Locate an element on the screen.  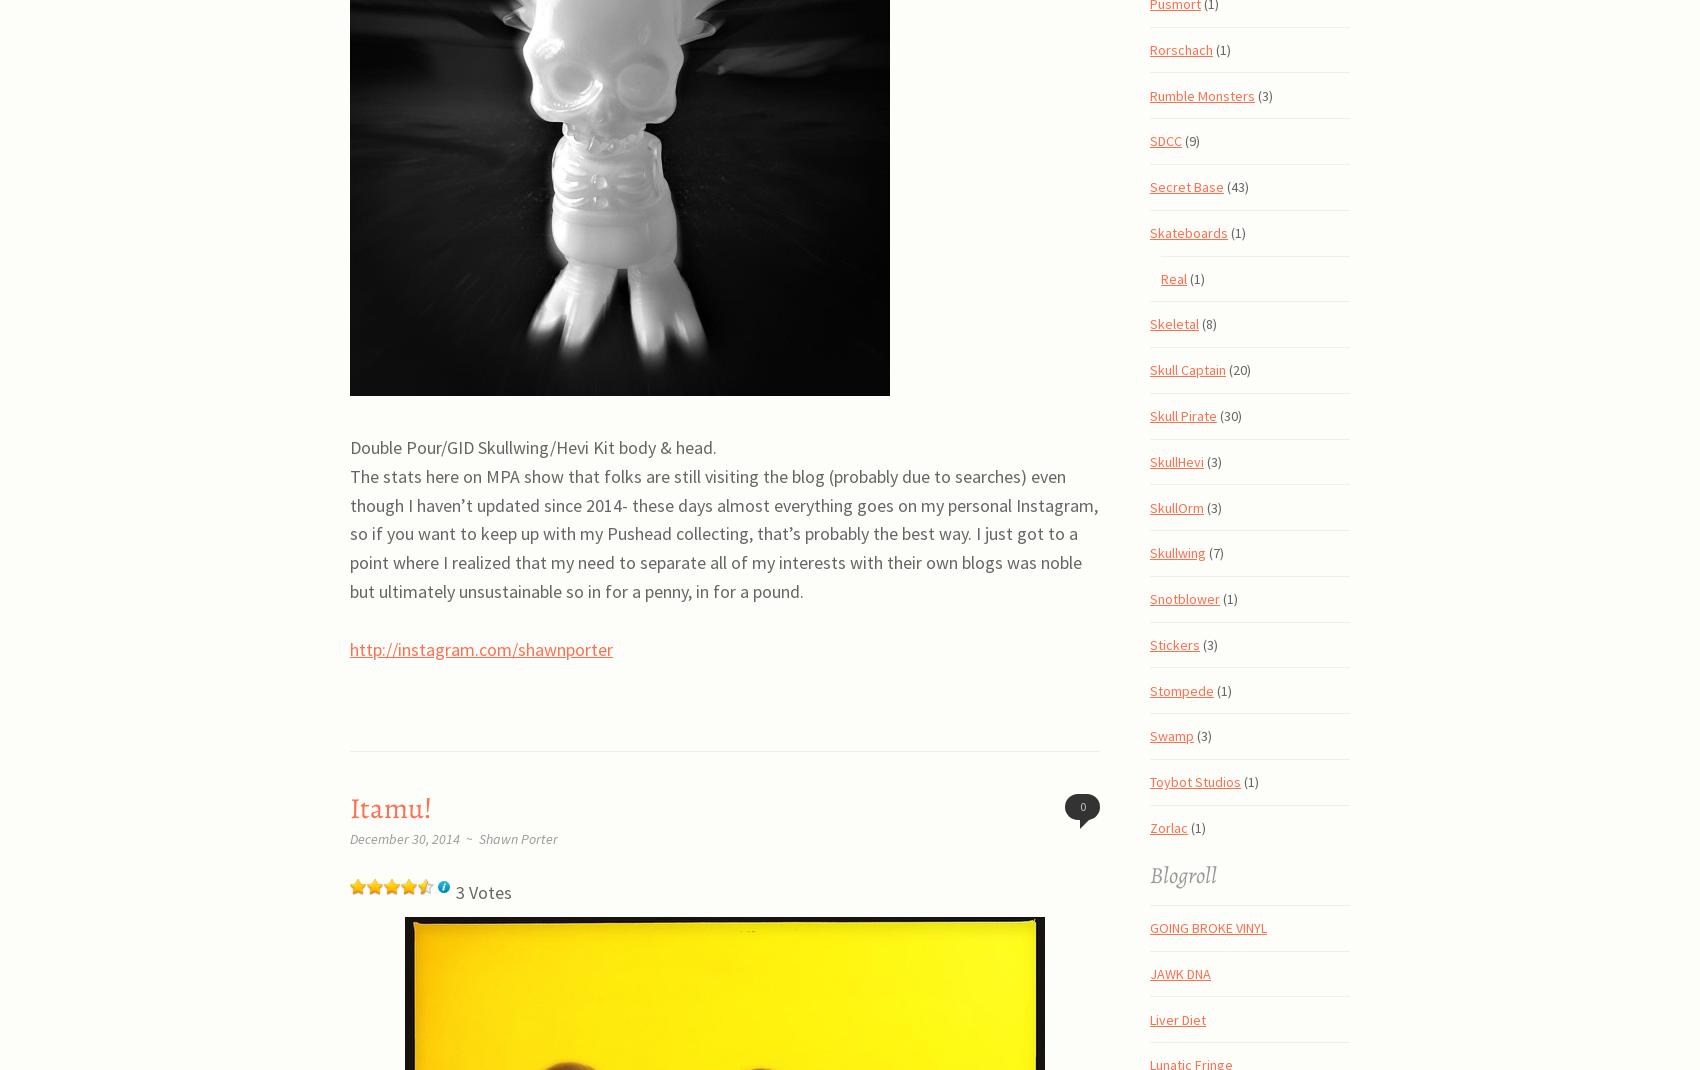
'SkullOrm' is located at coordinates (1150, 506).